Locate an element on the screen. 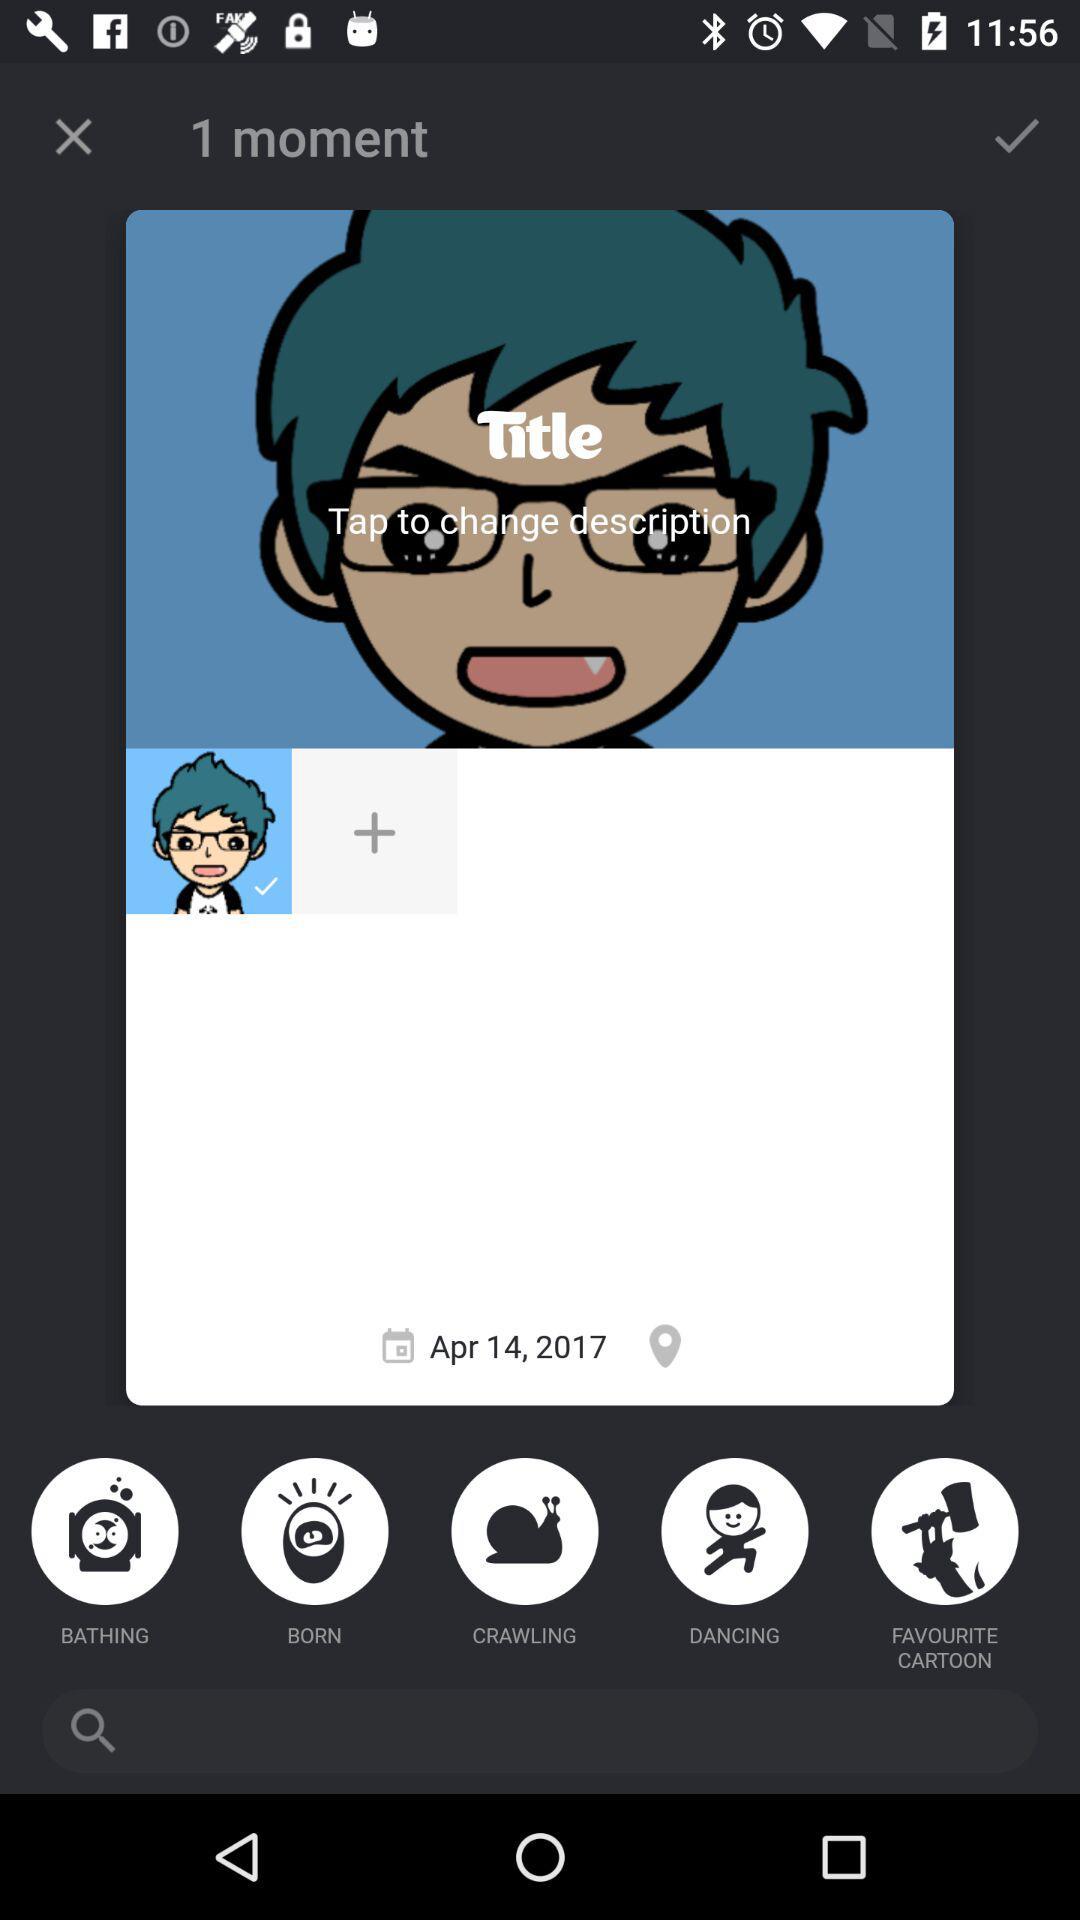 This screenshot has height=1920, width=1080. done button is located at coordinates (1017, 135).